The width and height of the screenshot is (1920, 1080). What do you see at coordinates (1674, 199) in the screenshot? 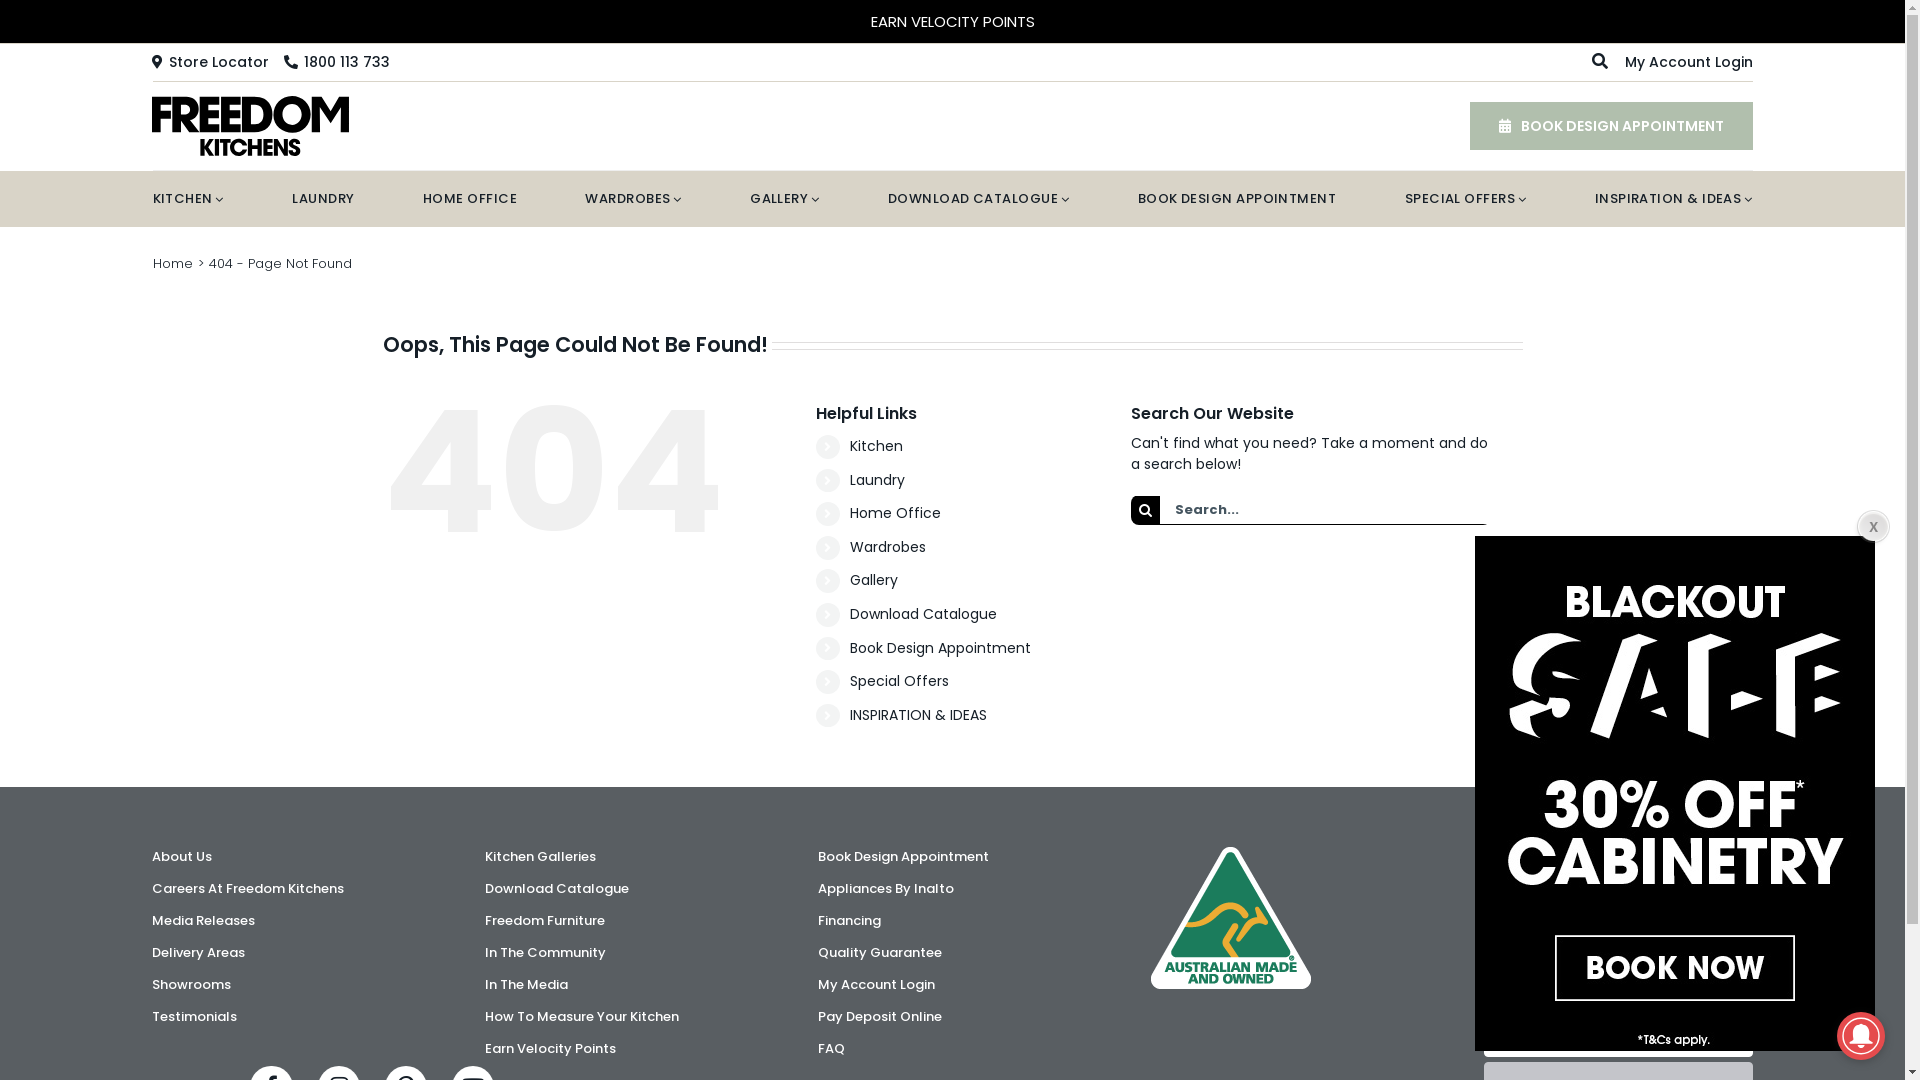
I see `'INSPIRATION & IDEAS'` at bounding box center [1674, 199].